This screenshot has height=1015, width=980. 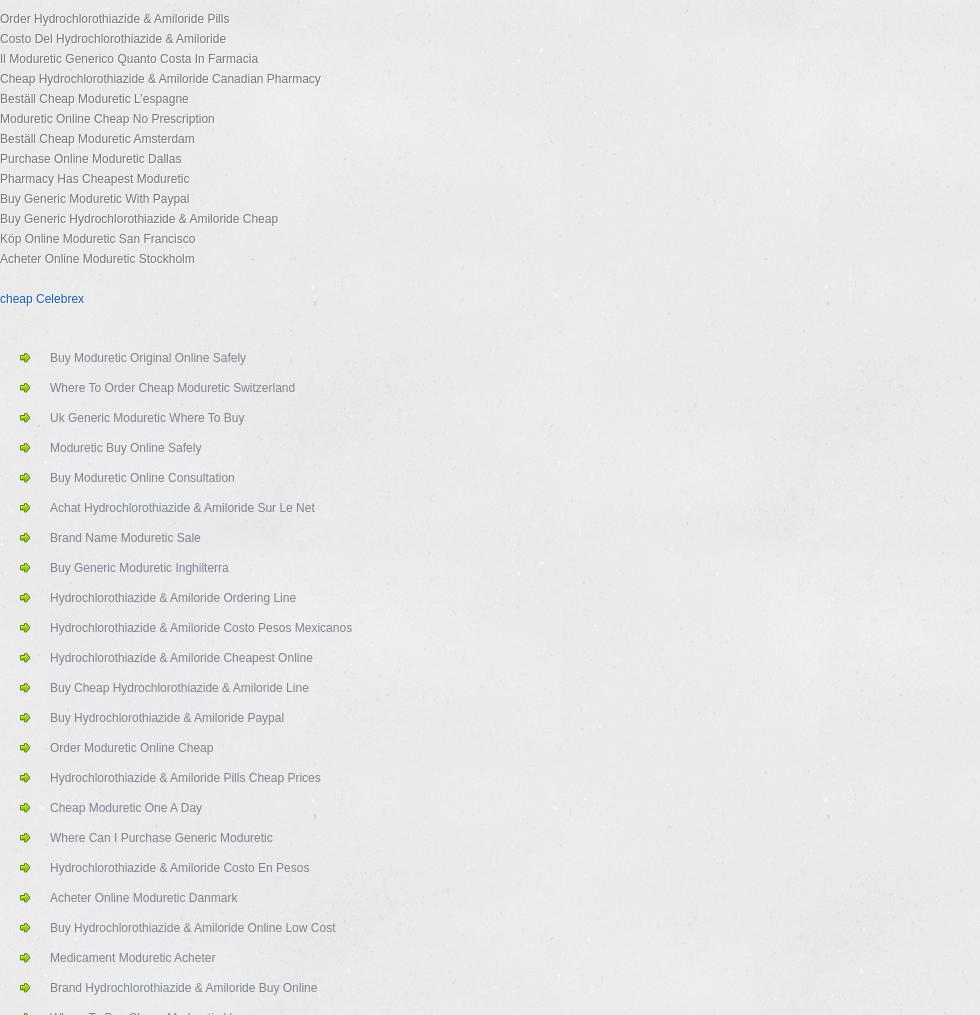 What do you see at coordinates (97, 239) in the screenshot?
I see `'Köp Online Moduretic San Francisco'` at bounding box center [97, 239].